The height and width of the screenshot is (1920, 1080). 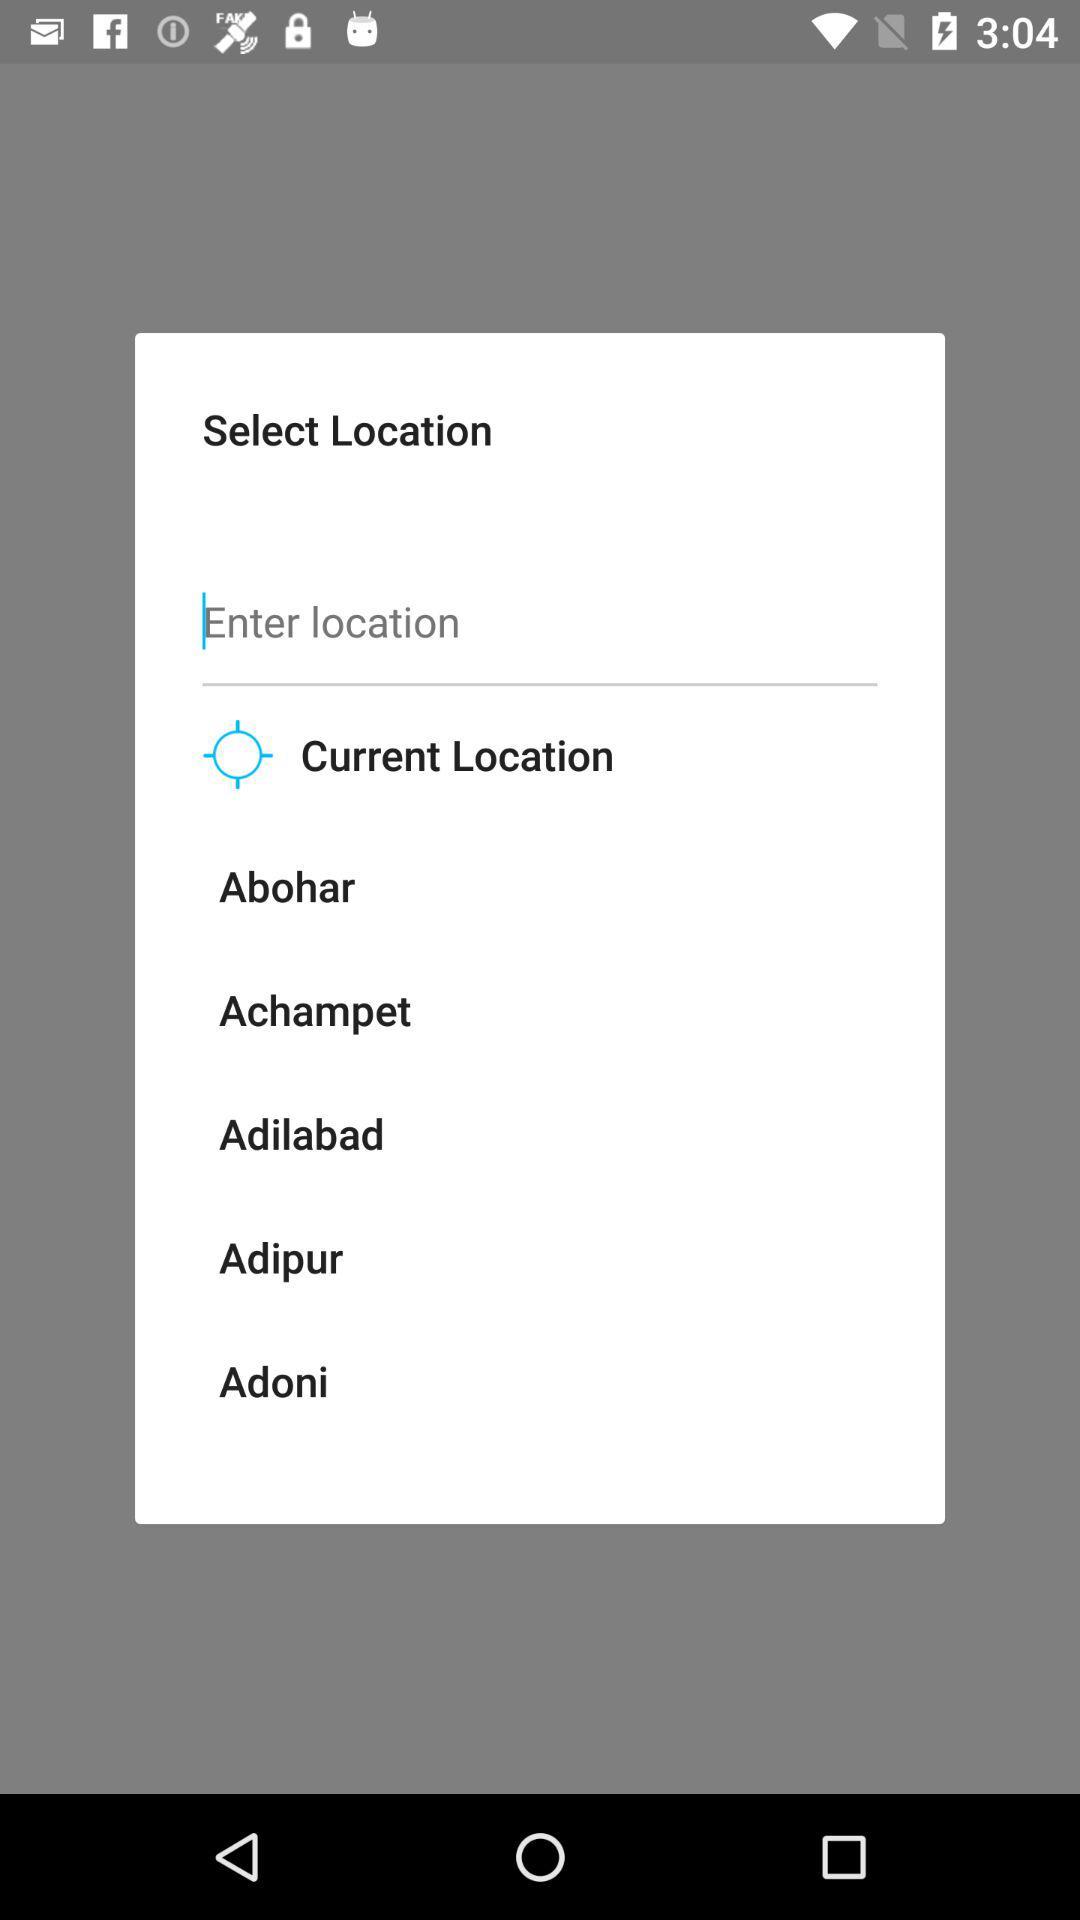 What do you see at coordinates (237, 753) in the screenshot?
I see `the item to the left of current location` at bounding box center [237, 753].